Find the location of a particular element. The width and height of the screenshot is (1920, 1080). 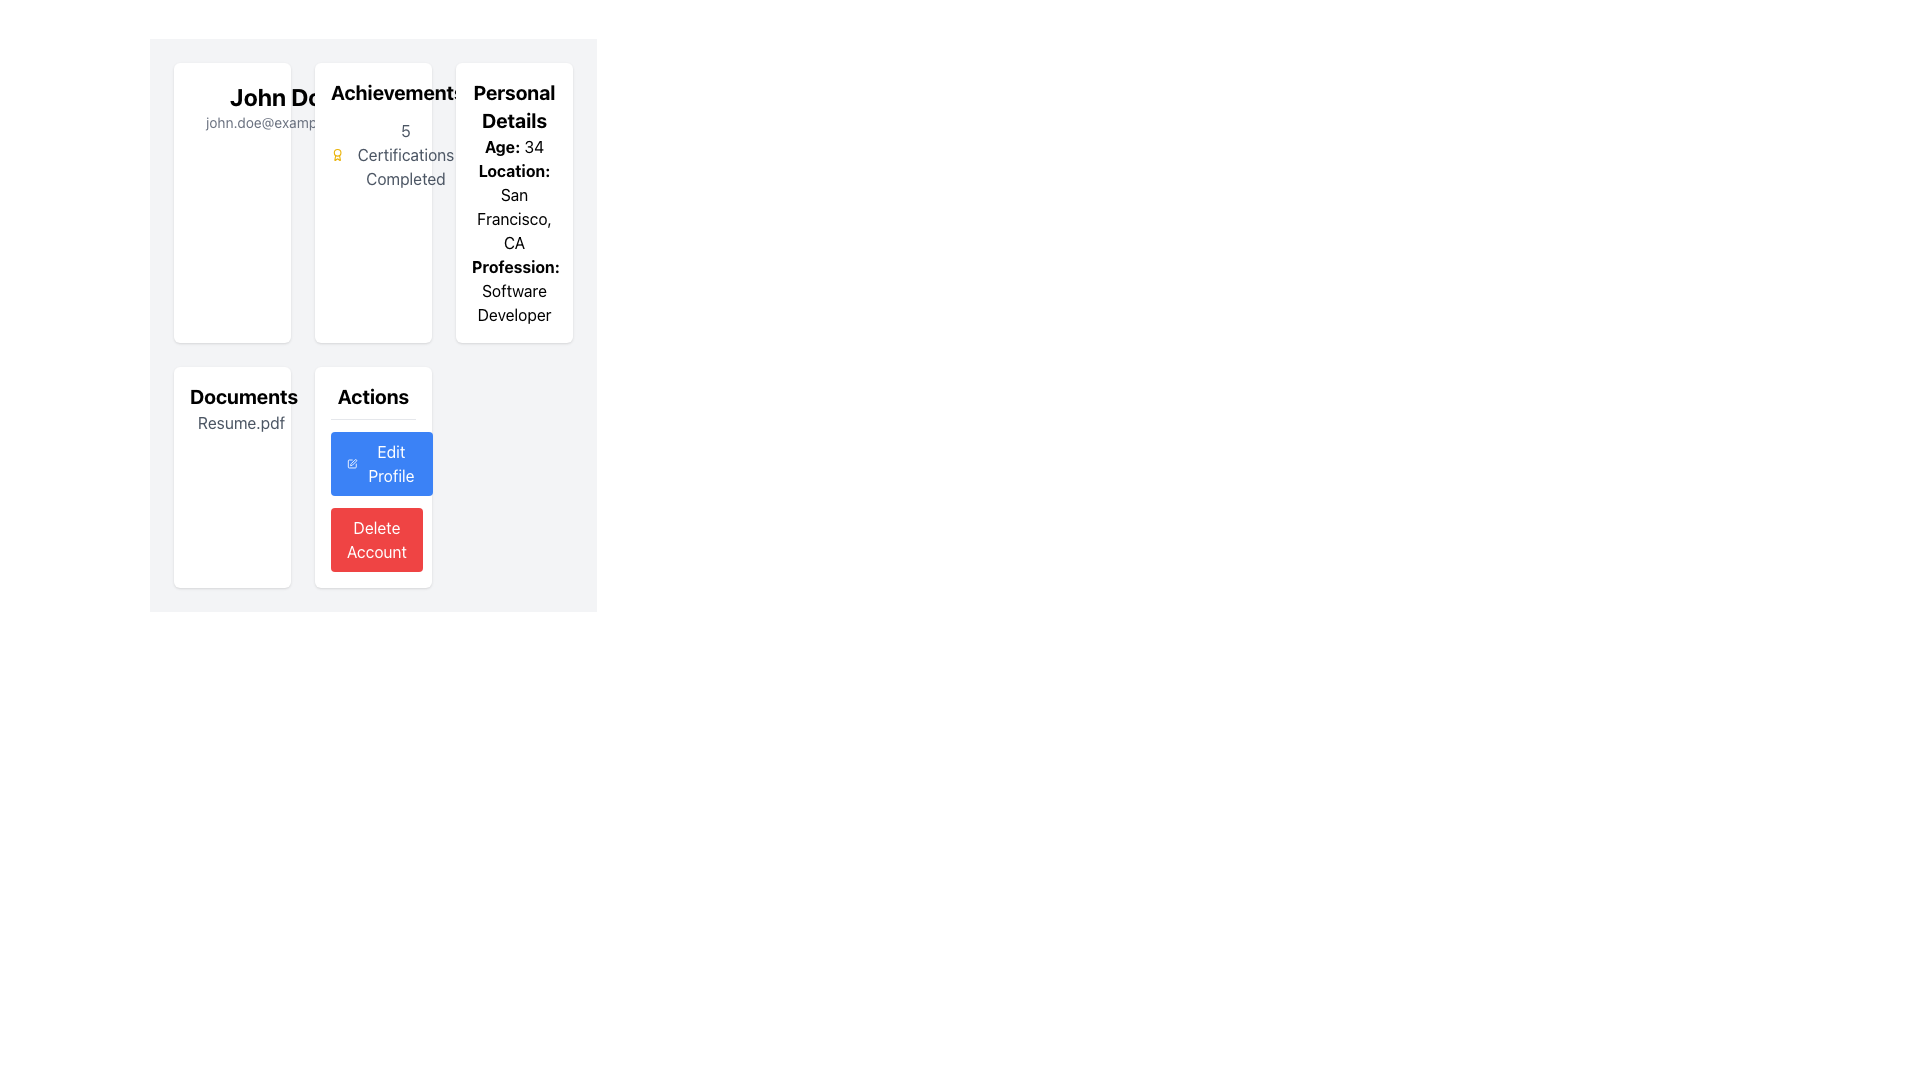

text from the Text Label displaying 'Age: 34', located in the 'Personal Details' panel, as the second entry after the title is located at coordinates (514, 145).